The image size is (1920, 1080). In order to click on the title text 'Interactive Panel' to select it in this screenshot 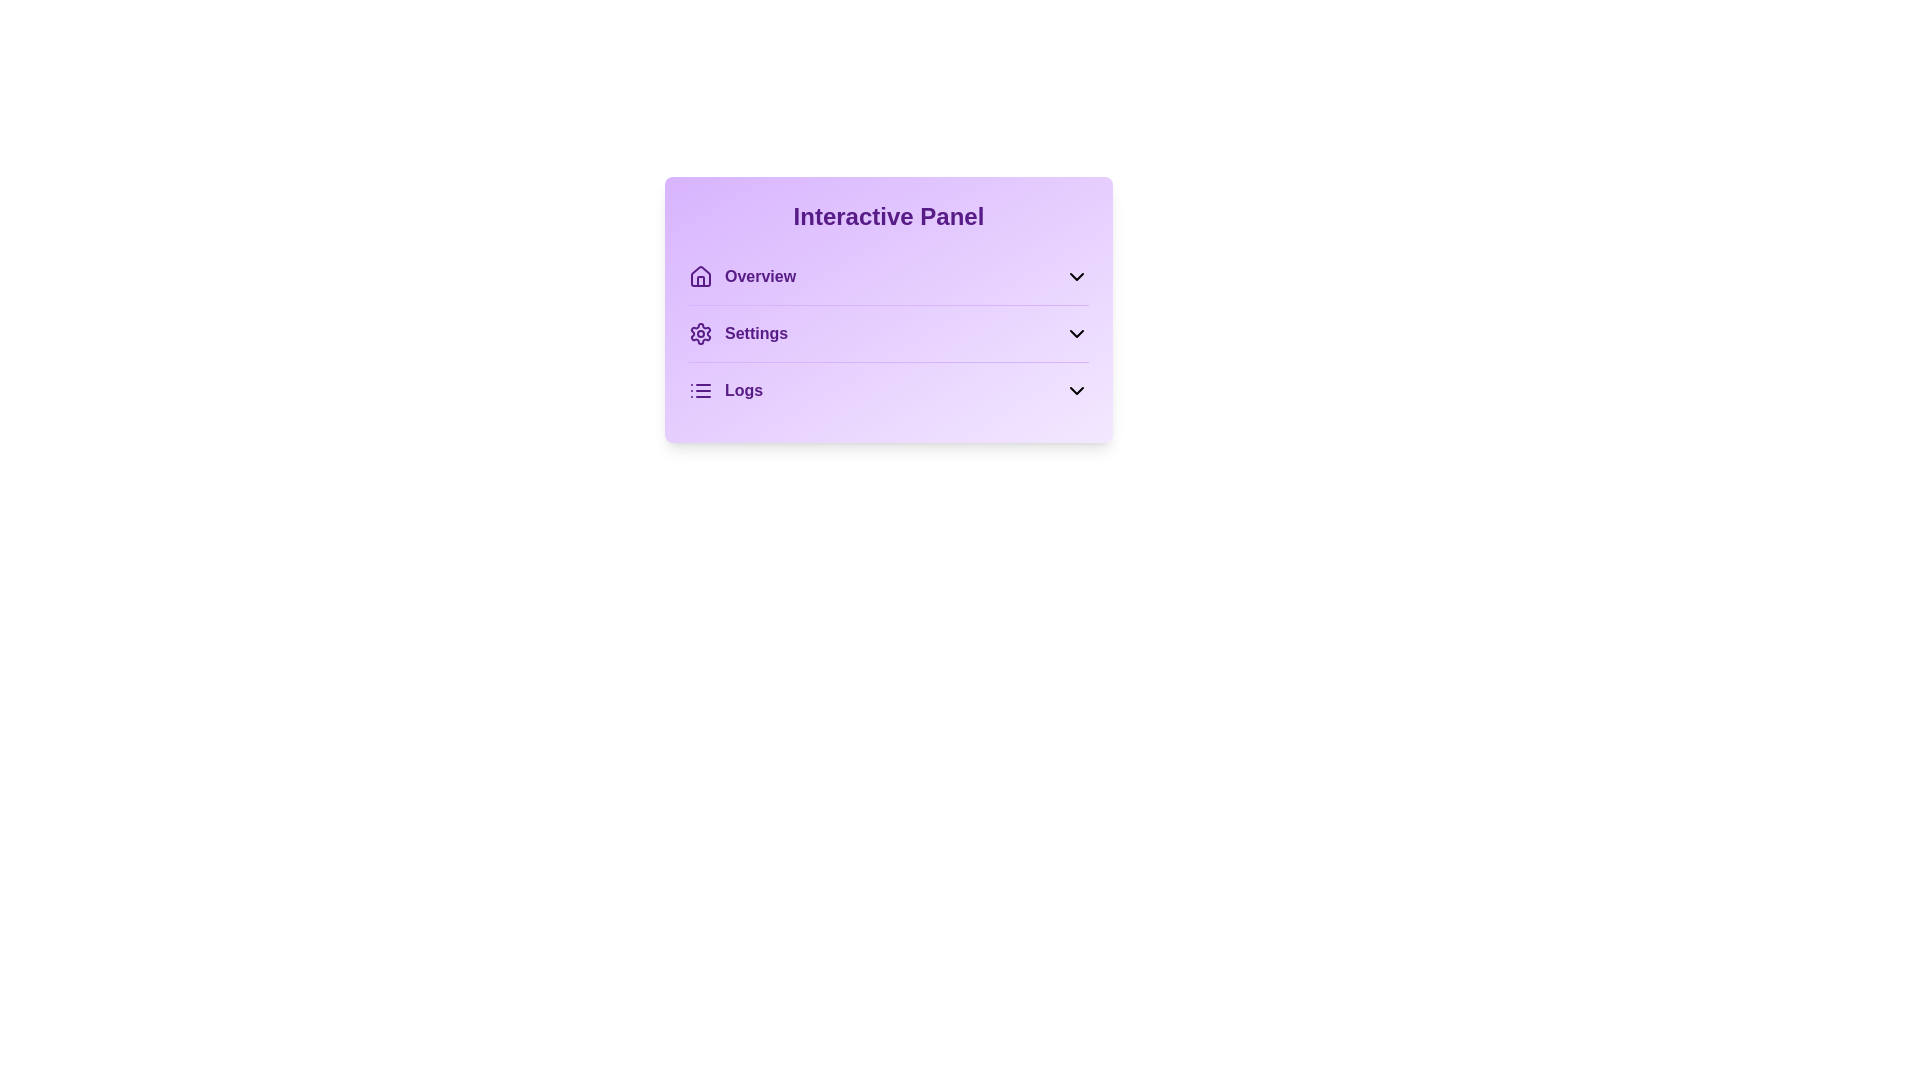, I will do `click(887, 216)`.